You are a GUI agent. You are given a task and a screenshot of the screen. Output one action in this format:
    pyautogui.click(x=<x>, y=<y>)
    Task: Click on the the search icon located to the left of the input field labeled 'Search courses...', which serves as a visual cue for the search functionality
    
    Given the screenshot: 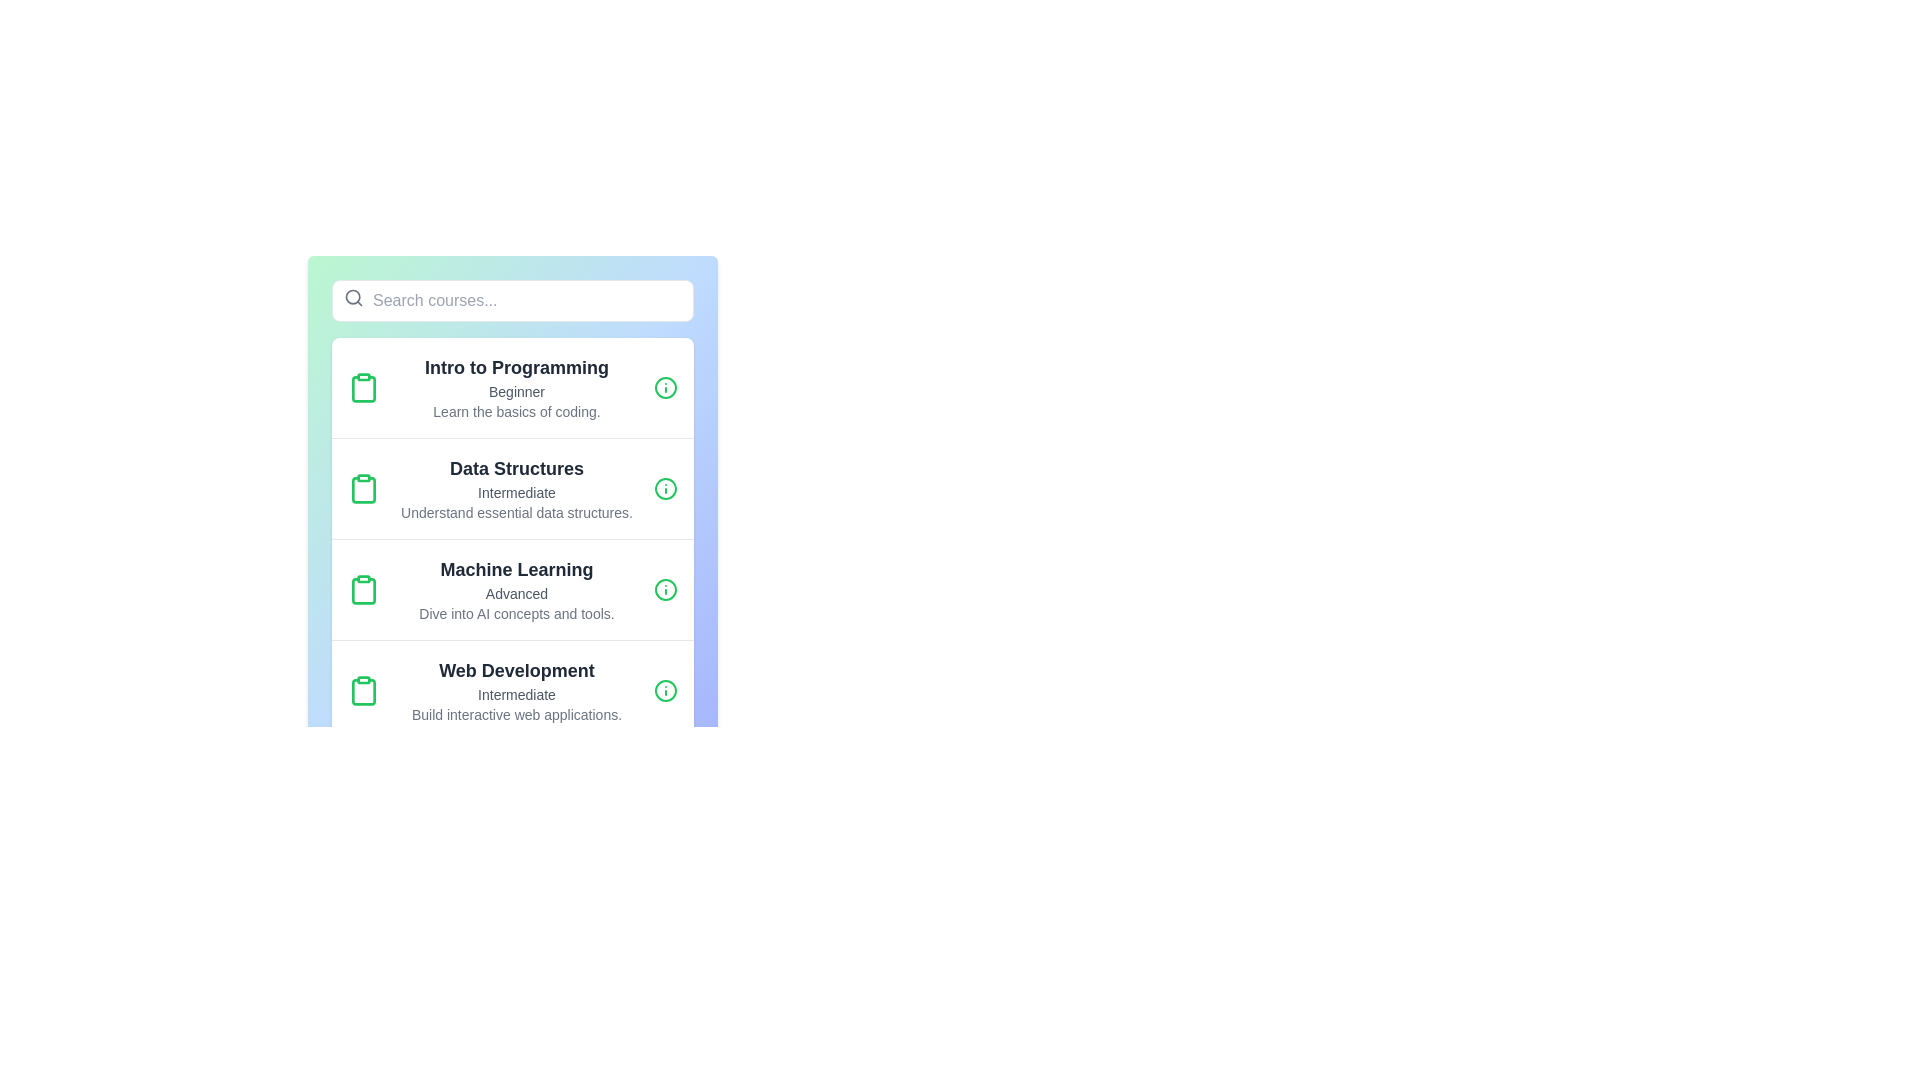 What is the action you would take?
    pyautogui.click(x=354, y=297)
    